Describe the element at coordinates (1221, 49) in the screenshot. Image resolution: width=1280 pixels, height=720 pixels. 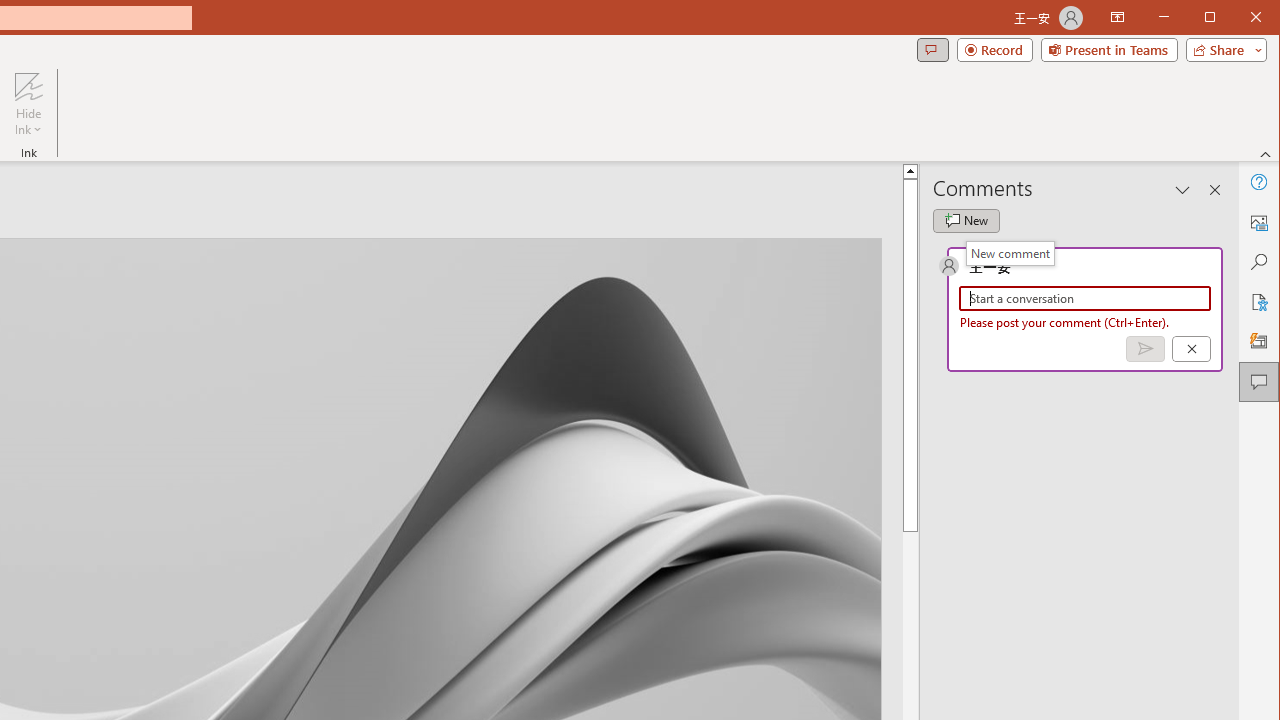
I see `'Share'` at that location.